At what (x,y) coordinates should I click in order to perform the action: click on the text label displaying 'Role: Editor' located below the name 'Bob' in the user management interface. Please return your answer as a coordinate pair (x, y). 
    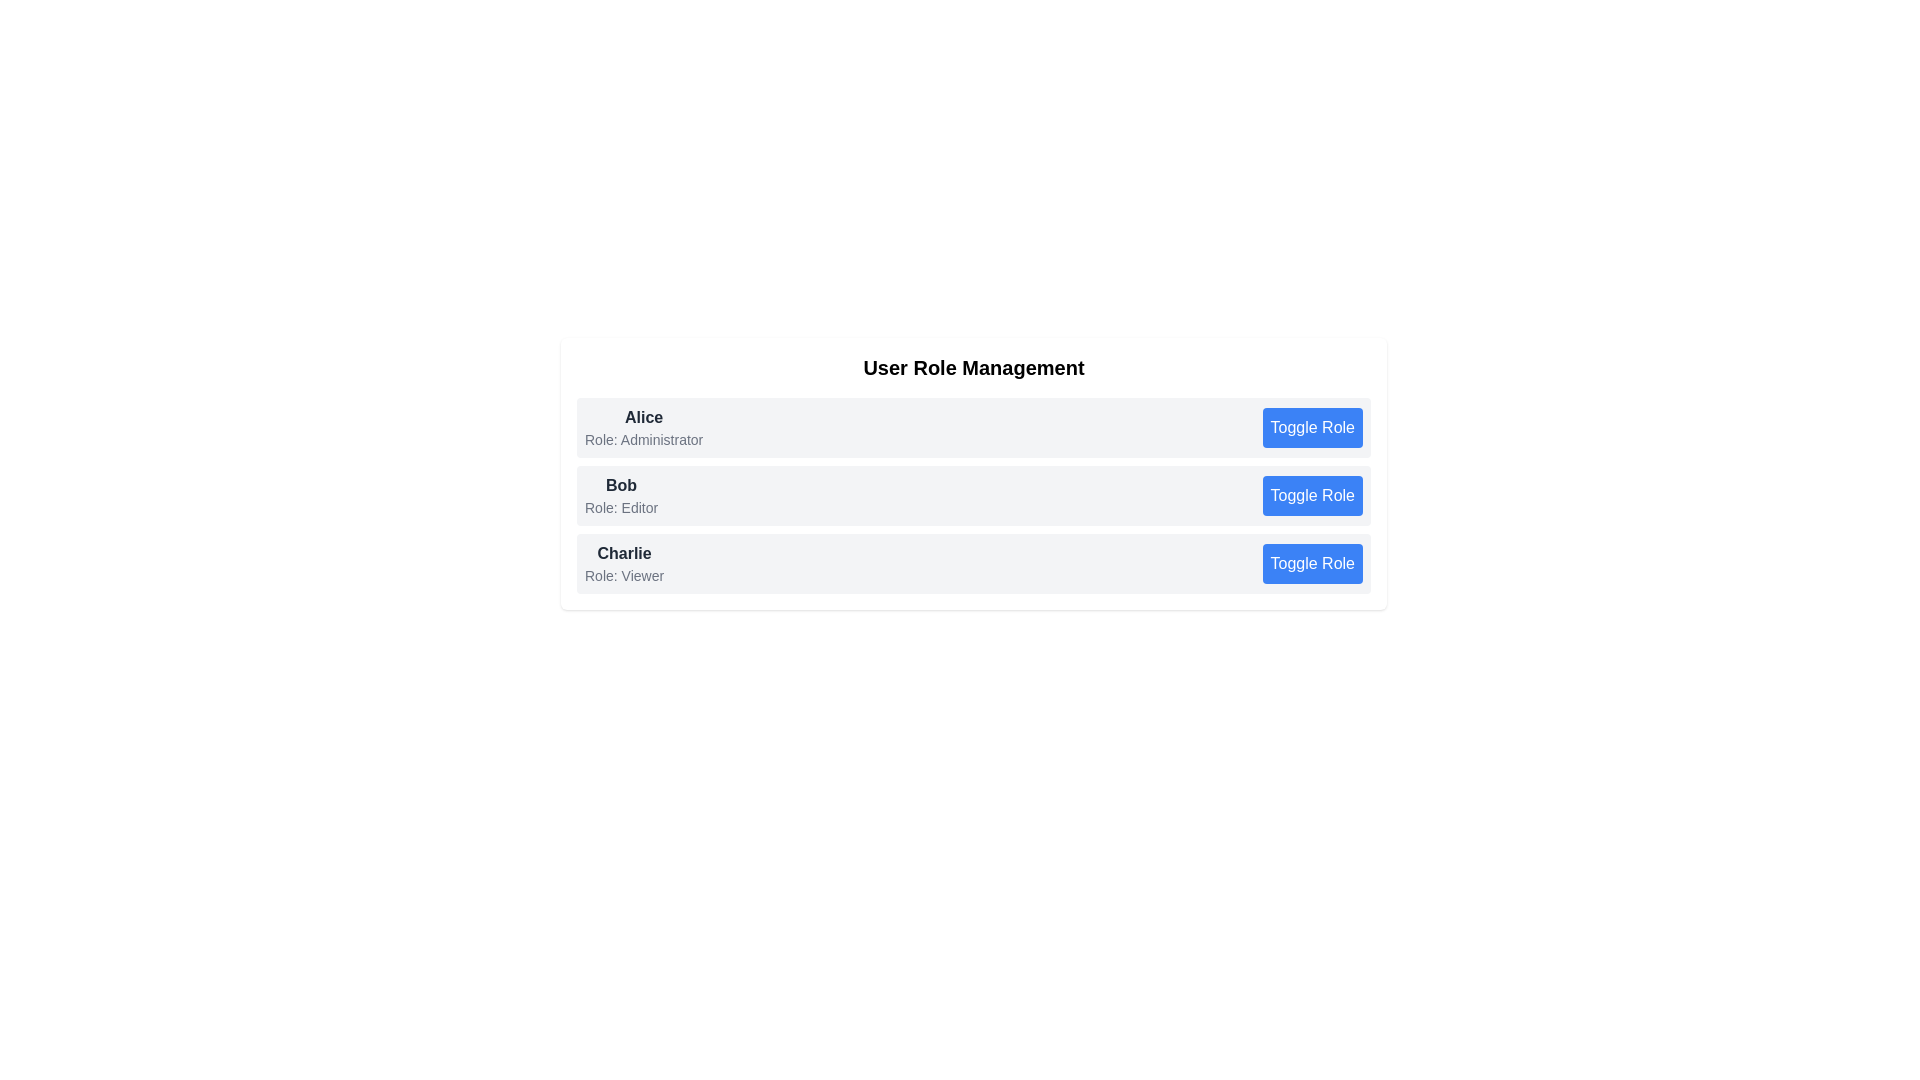
    Looking at the image, I should click on (620, 507).